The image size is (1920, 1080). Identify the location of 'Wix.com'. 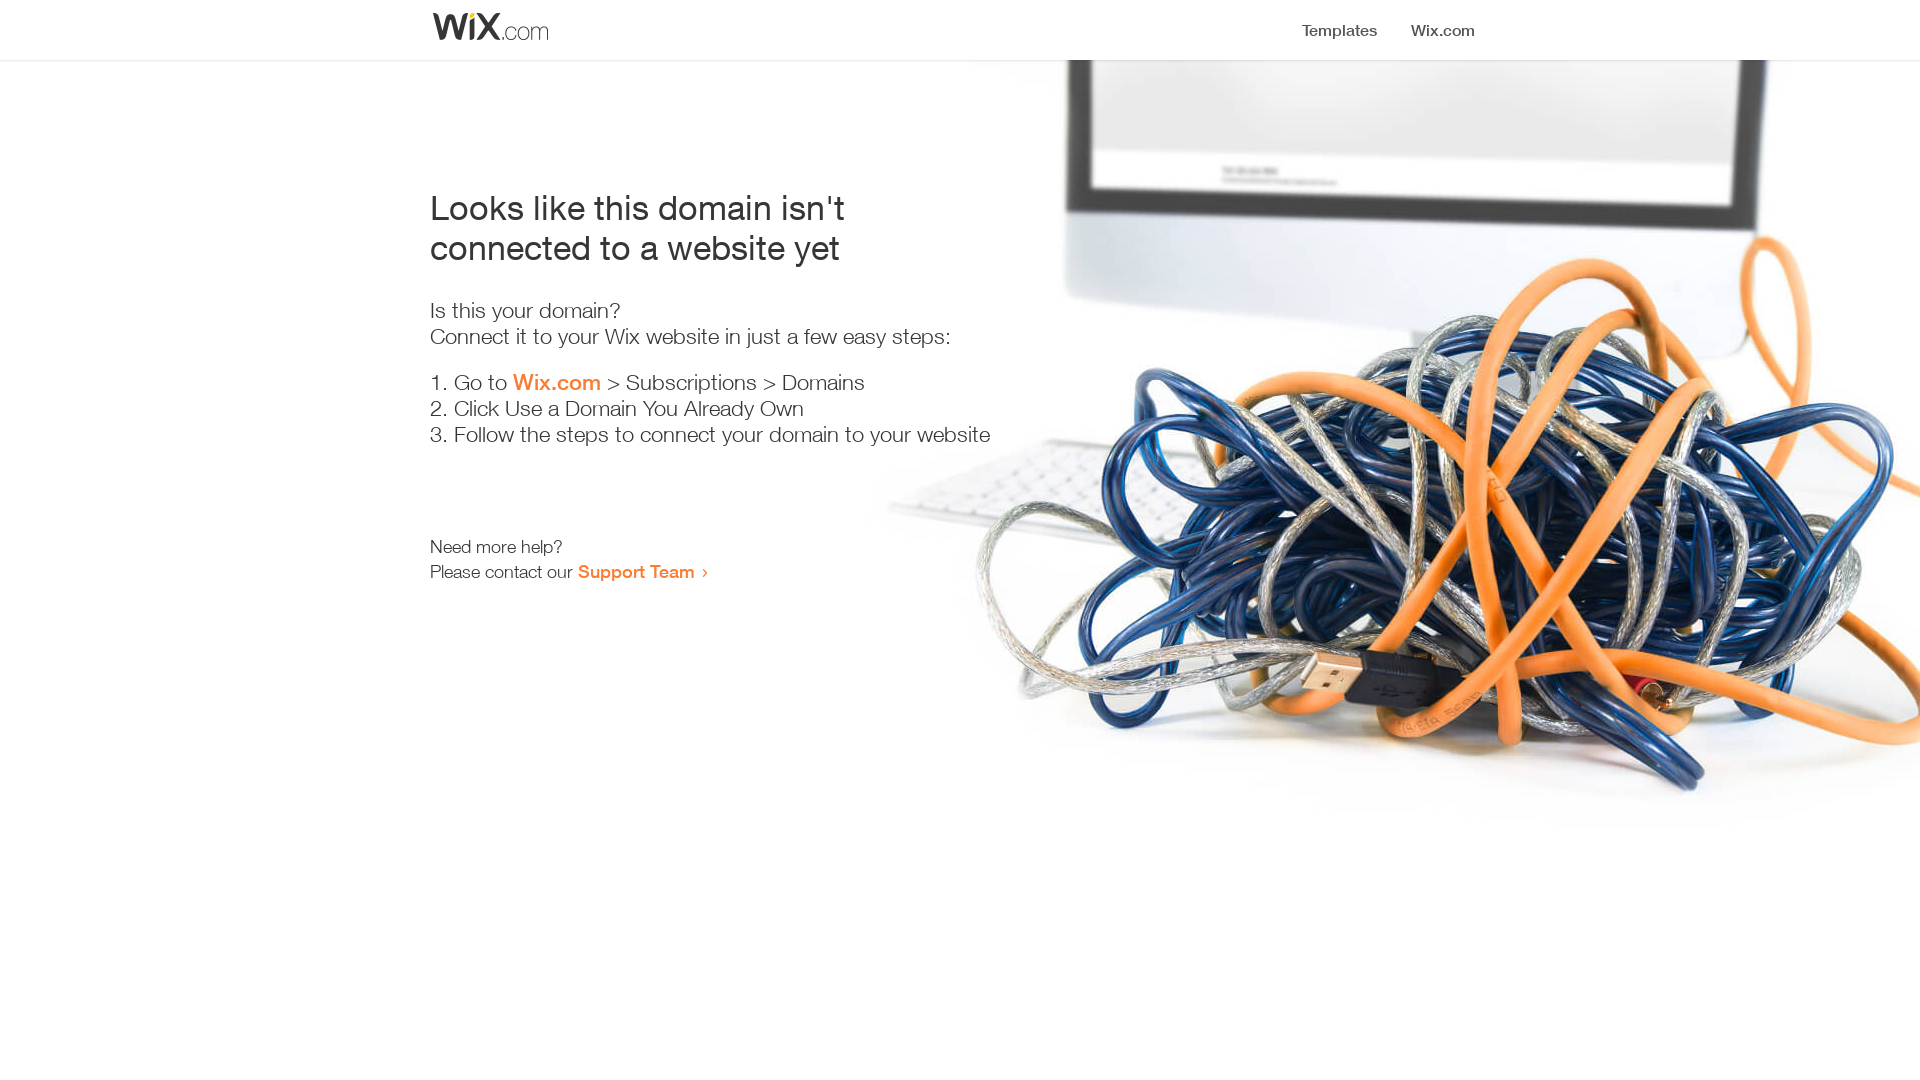
(513, 381).